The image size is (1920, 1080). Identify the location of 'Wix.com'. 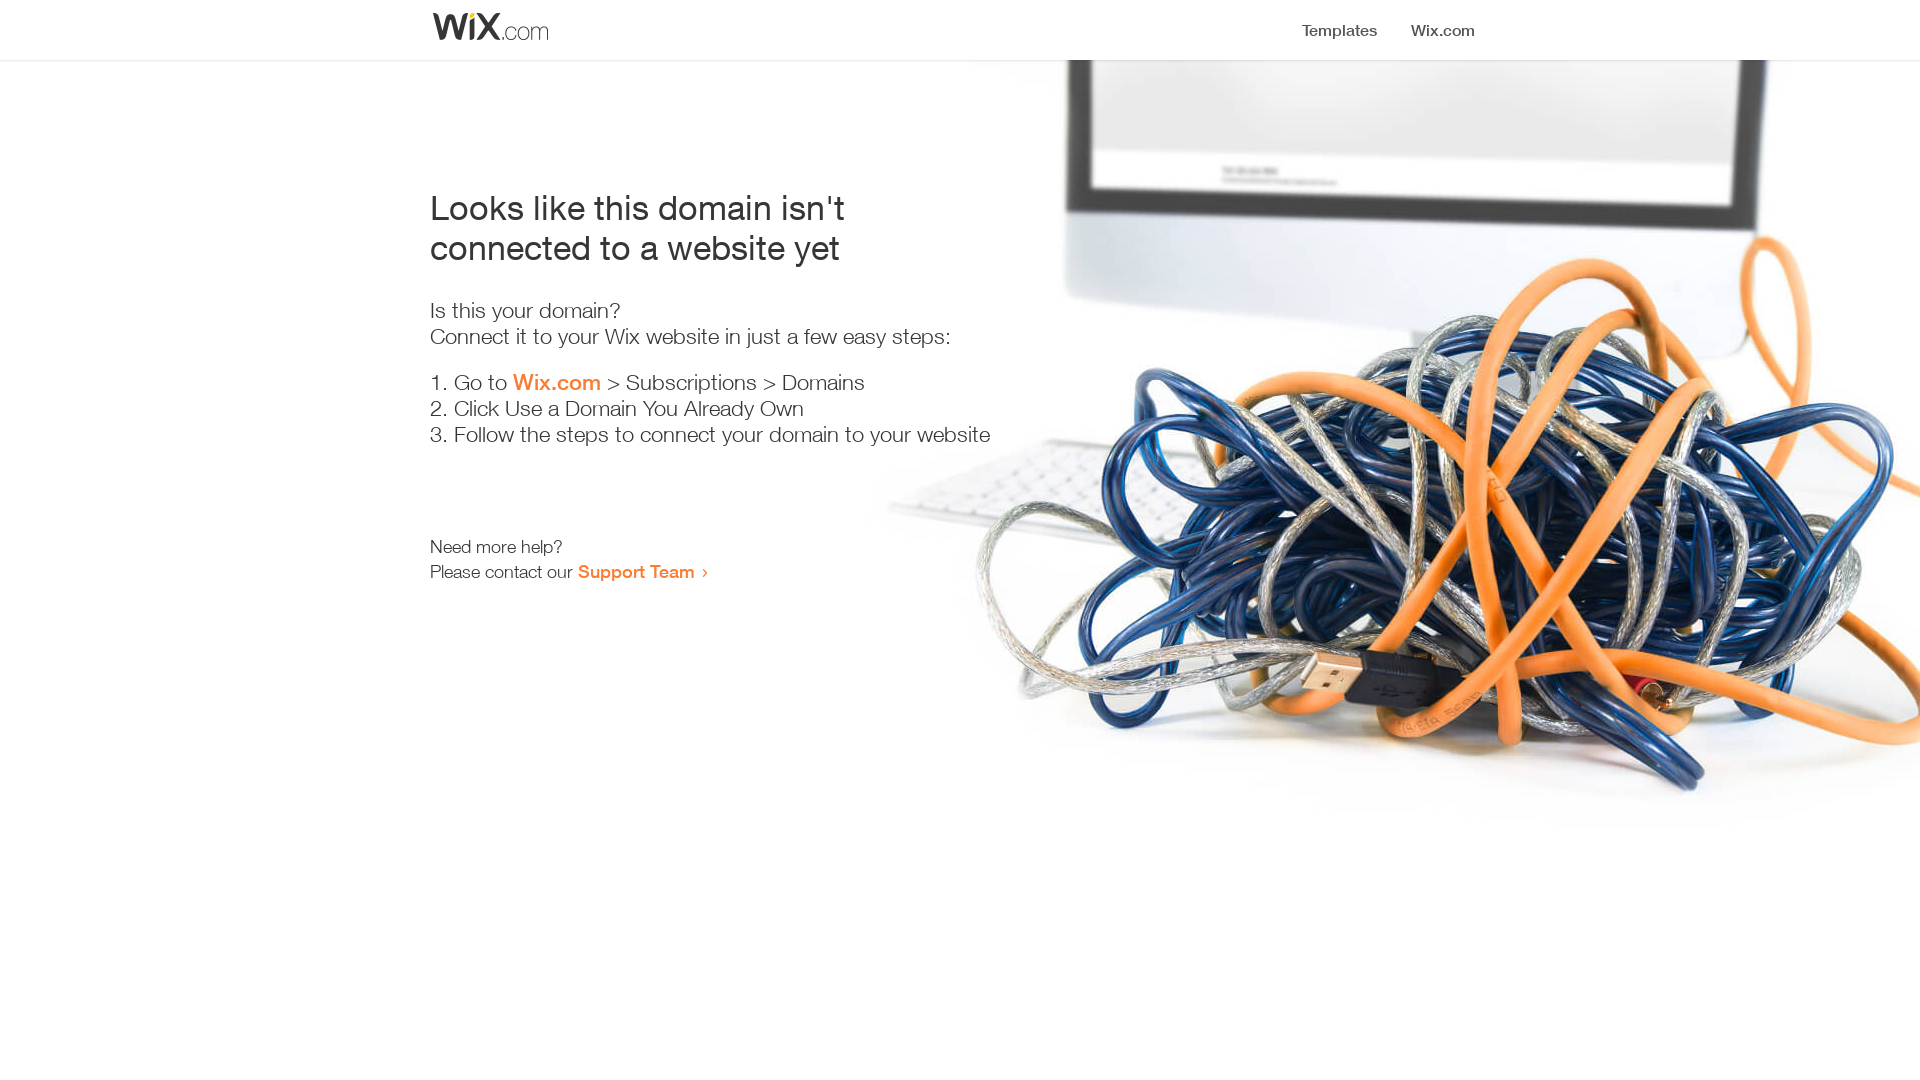
(513, 381).